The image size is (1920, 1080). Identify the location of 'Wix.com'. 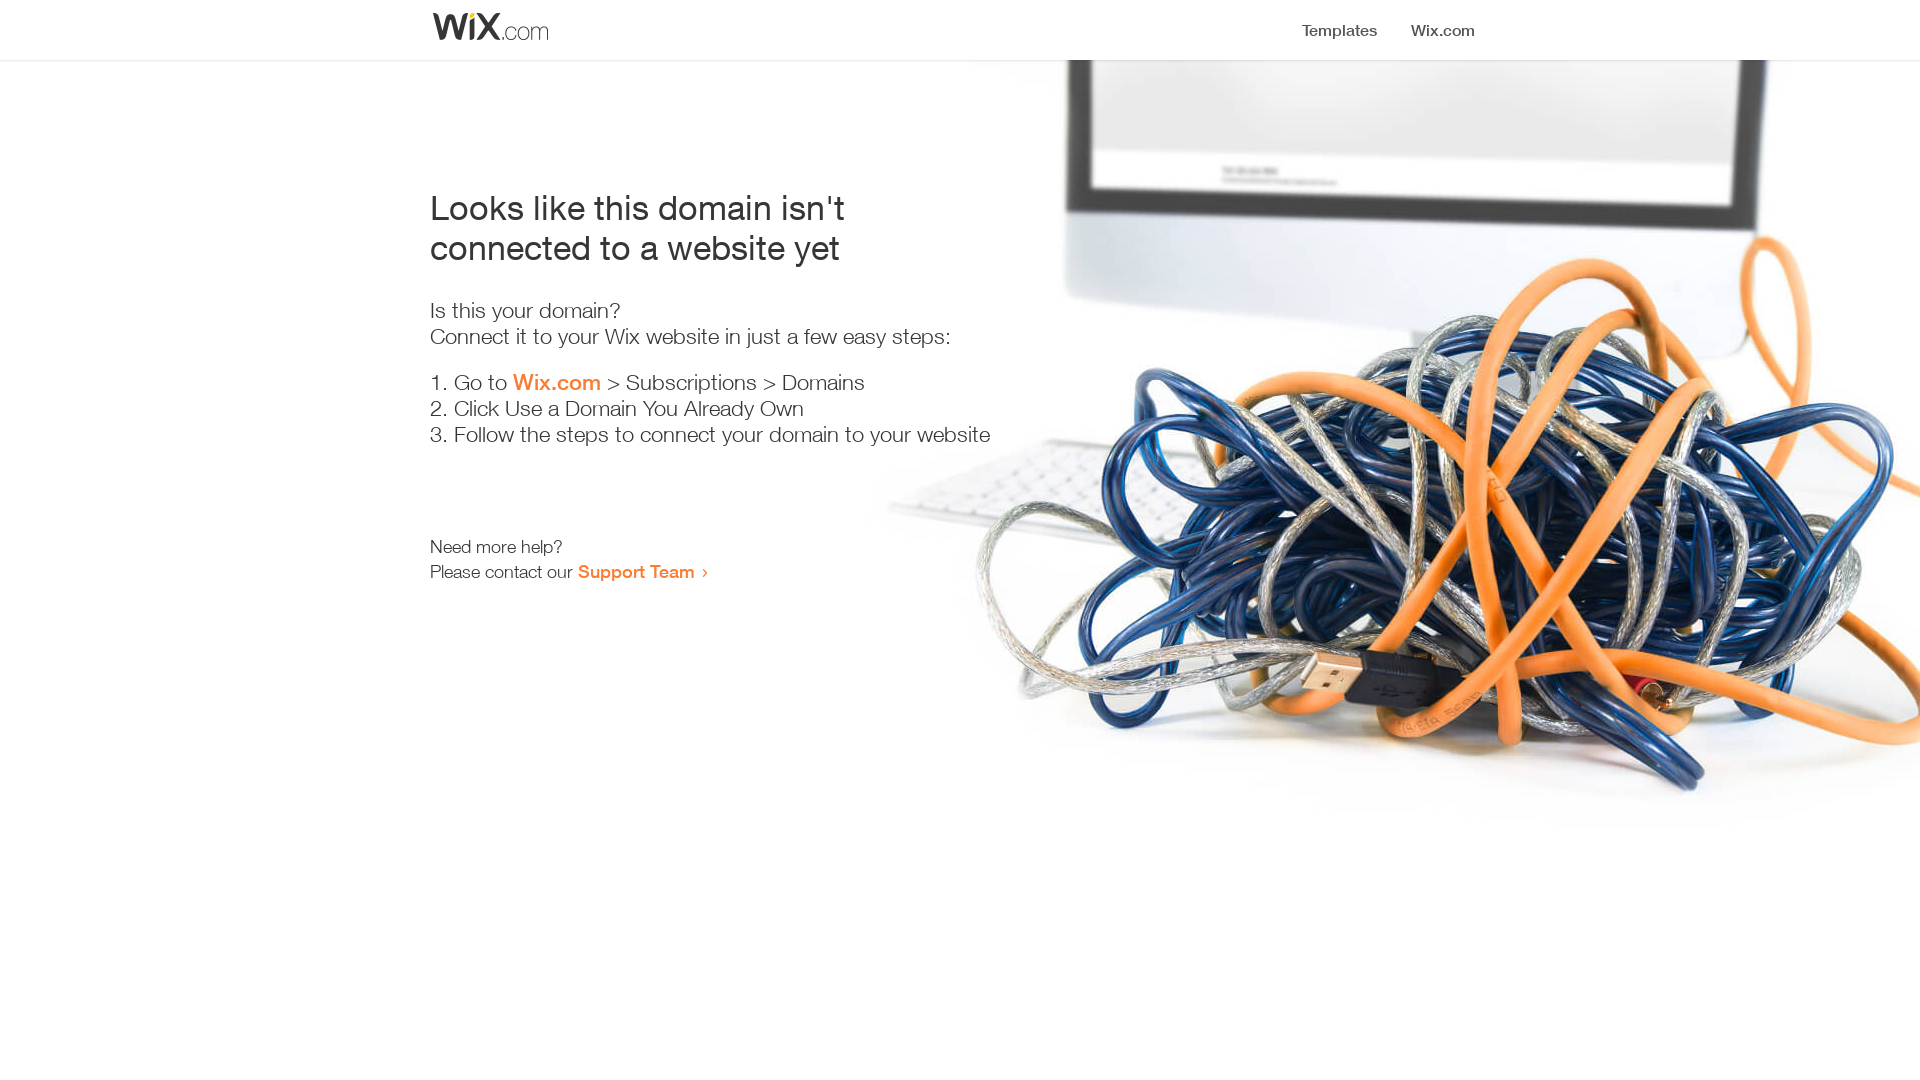
(513, 381).